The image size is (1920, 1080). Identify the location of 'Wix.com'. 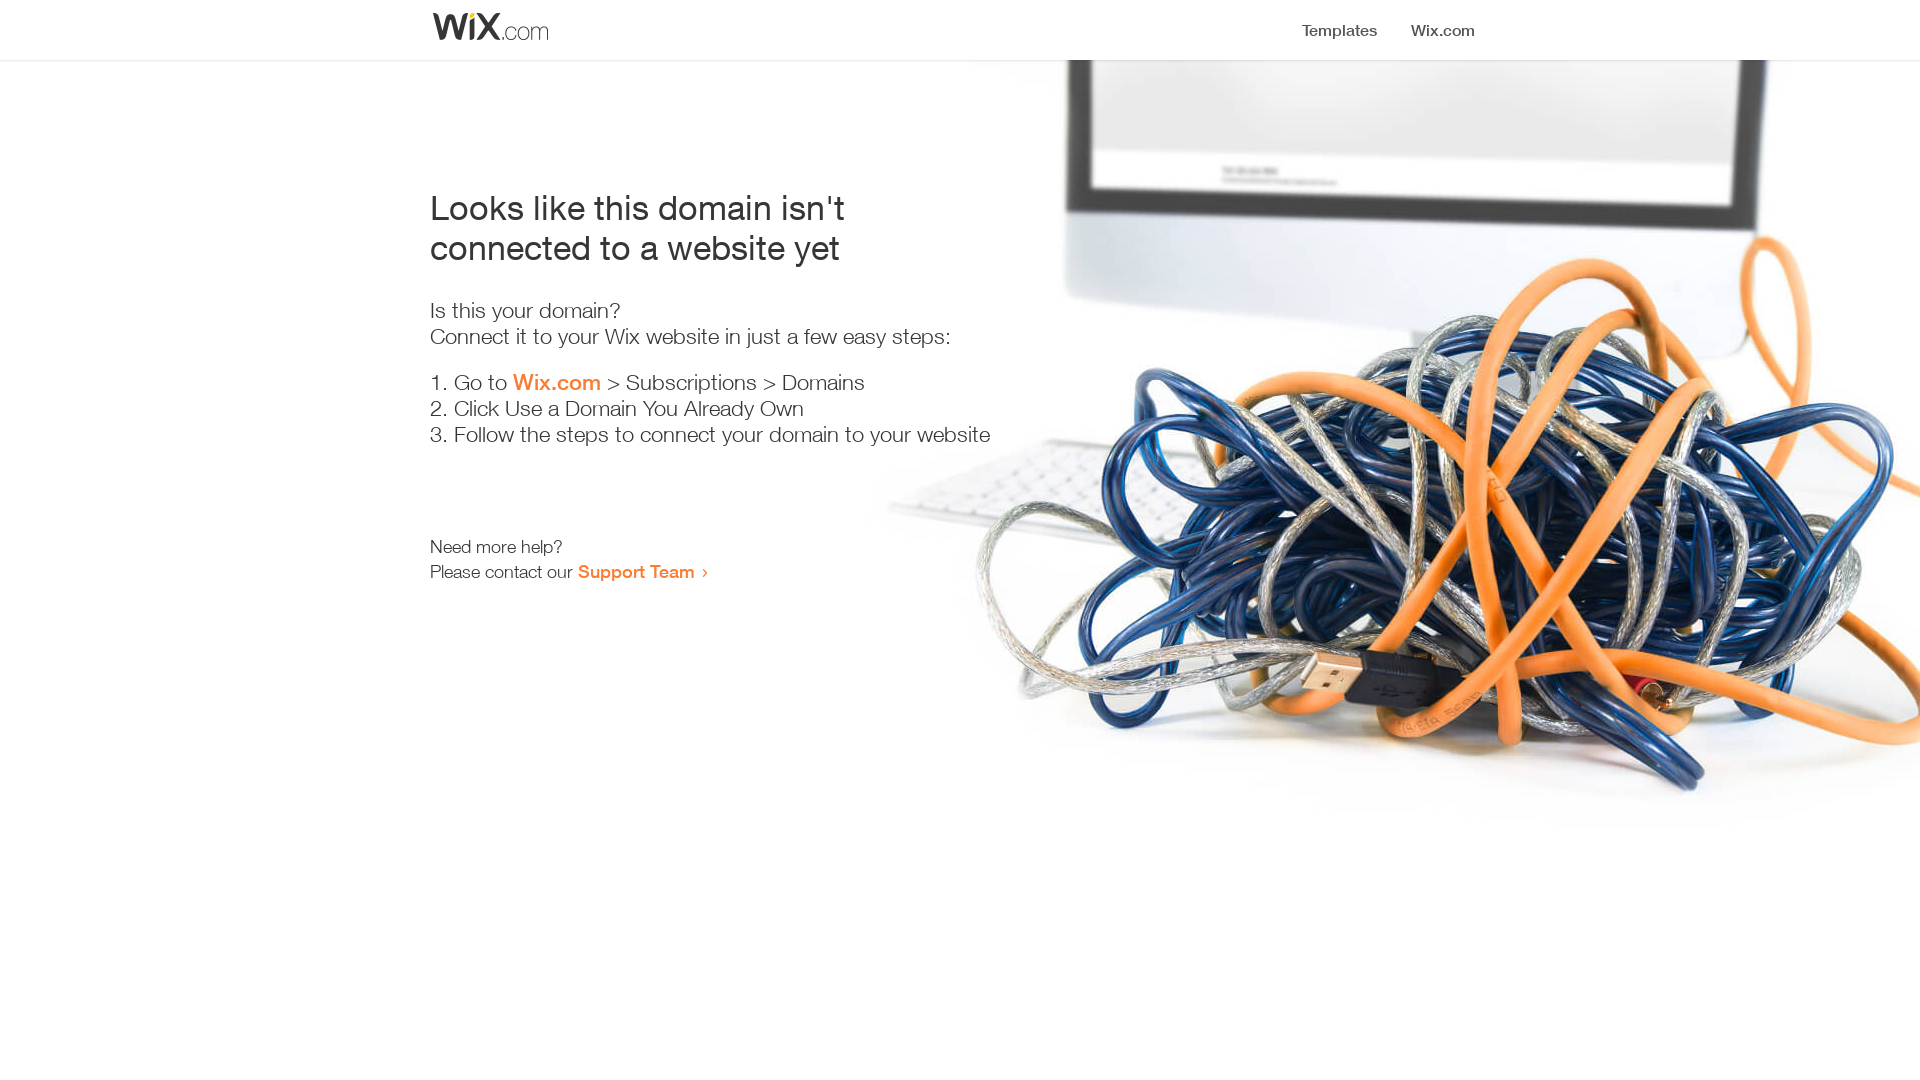
(513, 381).